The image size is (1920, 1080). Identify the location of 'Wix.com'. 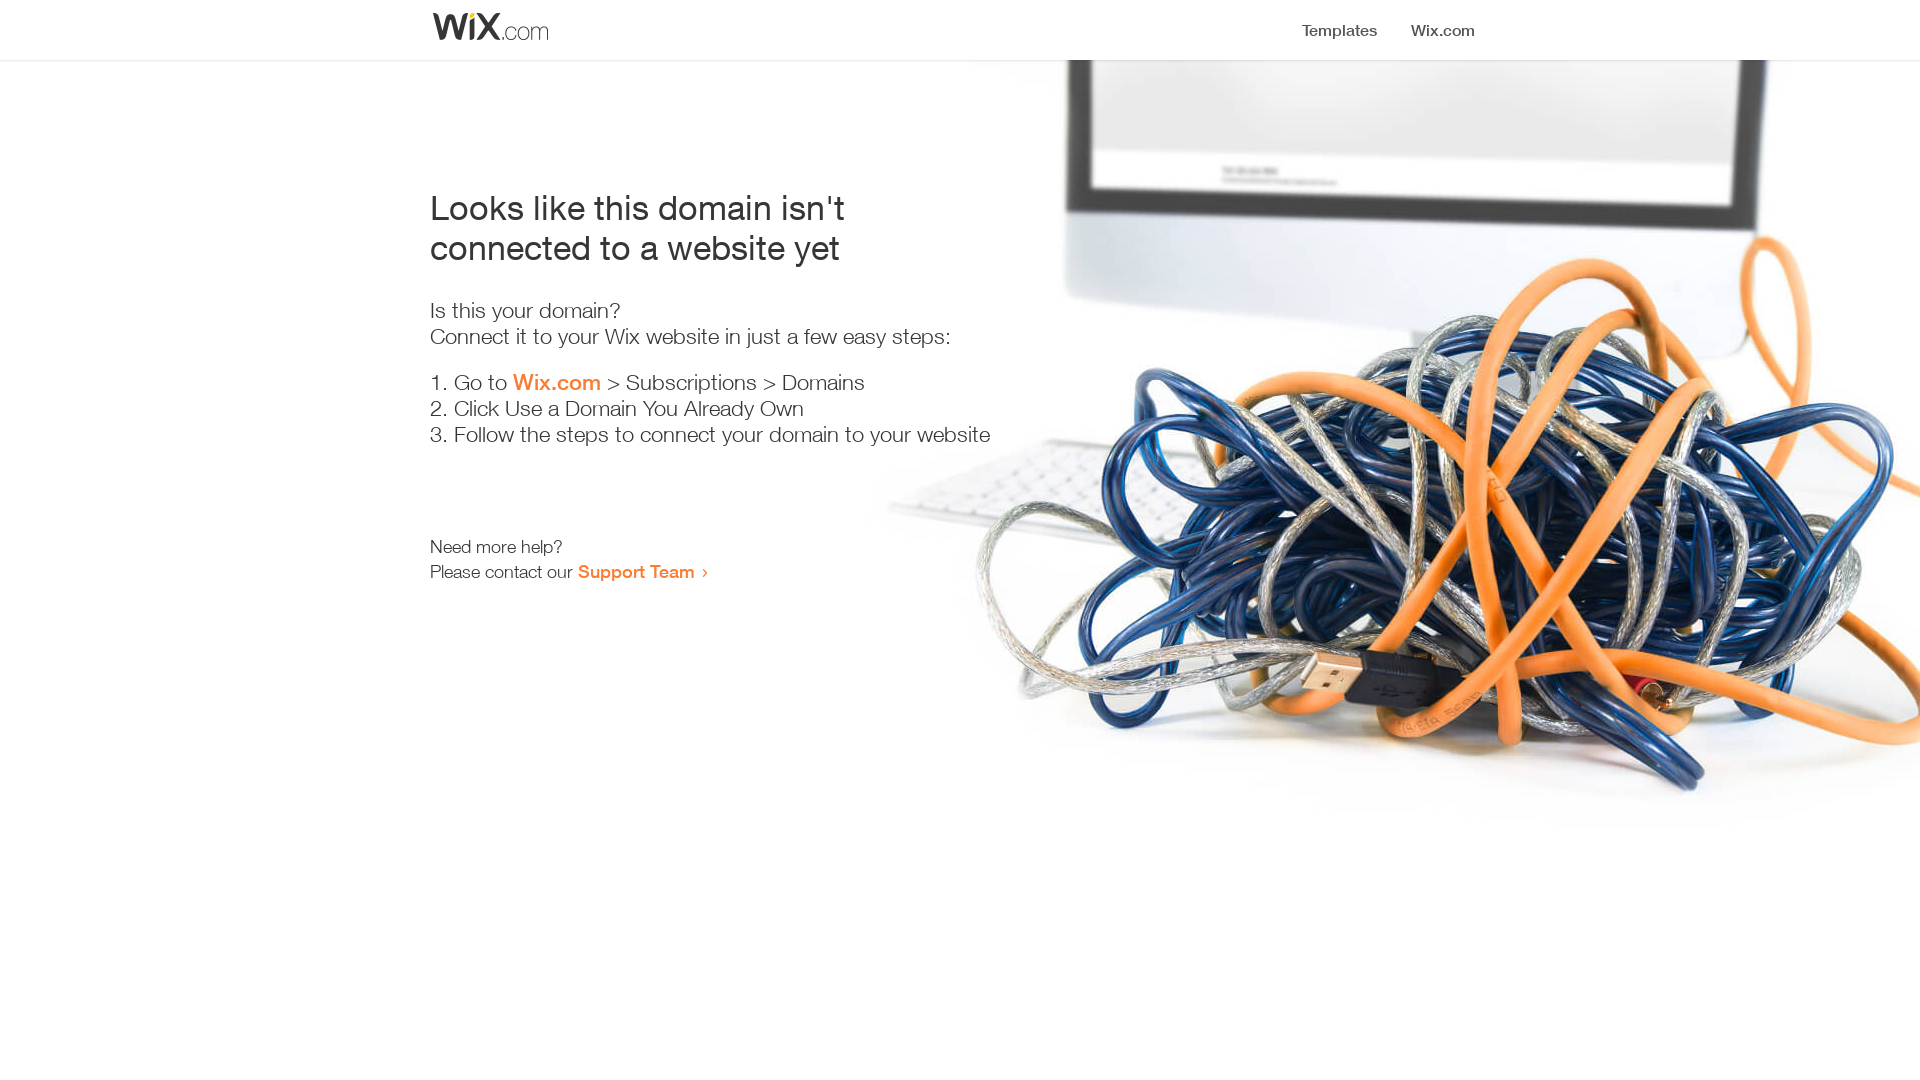
(513, 381).